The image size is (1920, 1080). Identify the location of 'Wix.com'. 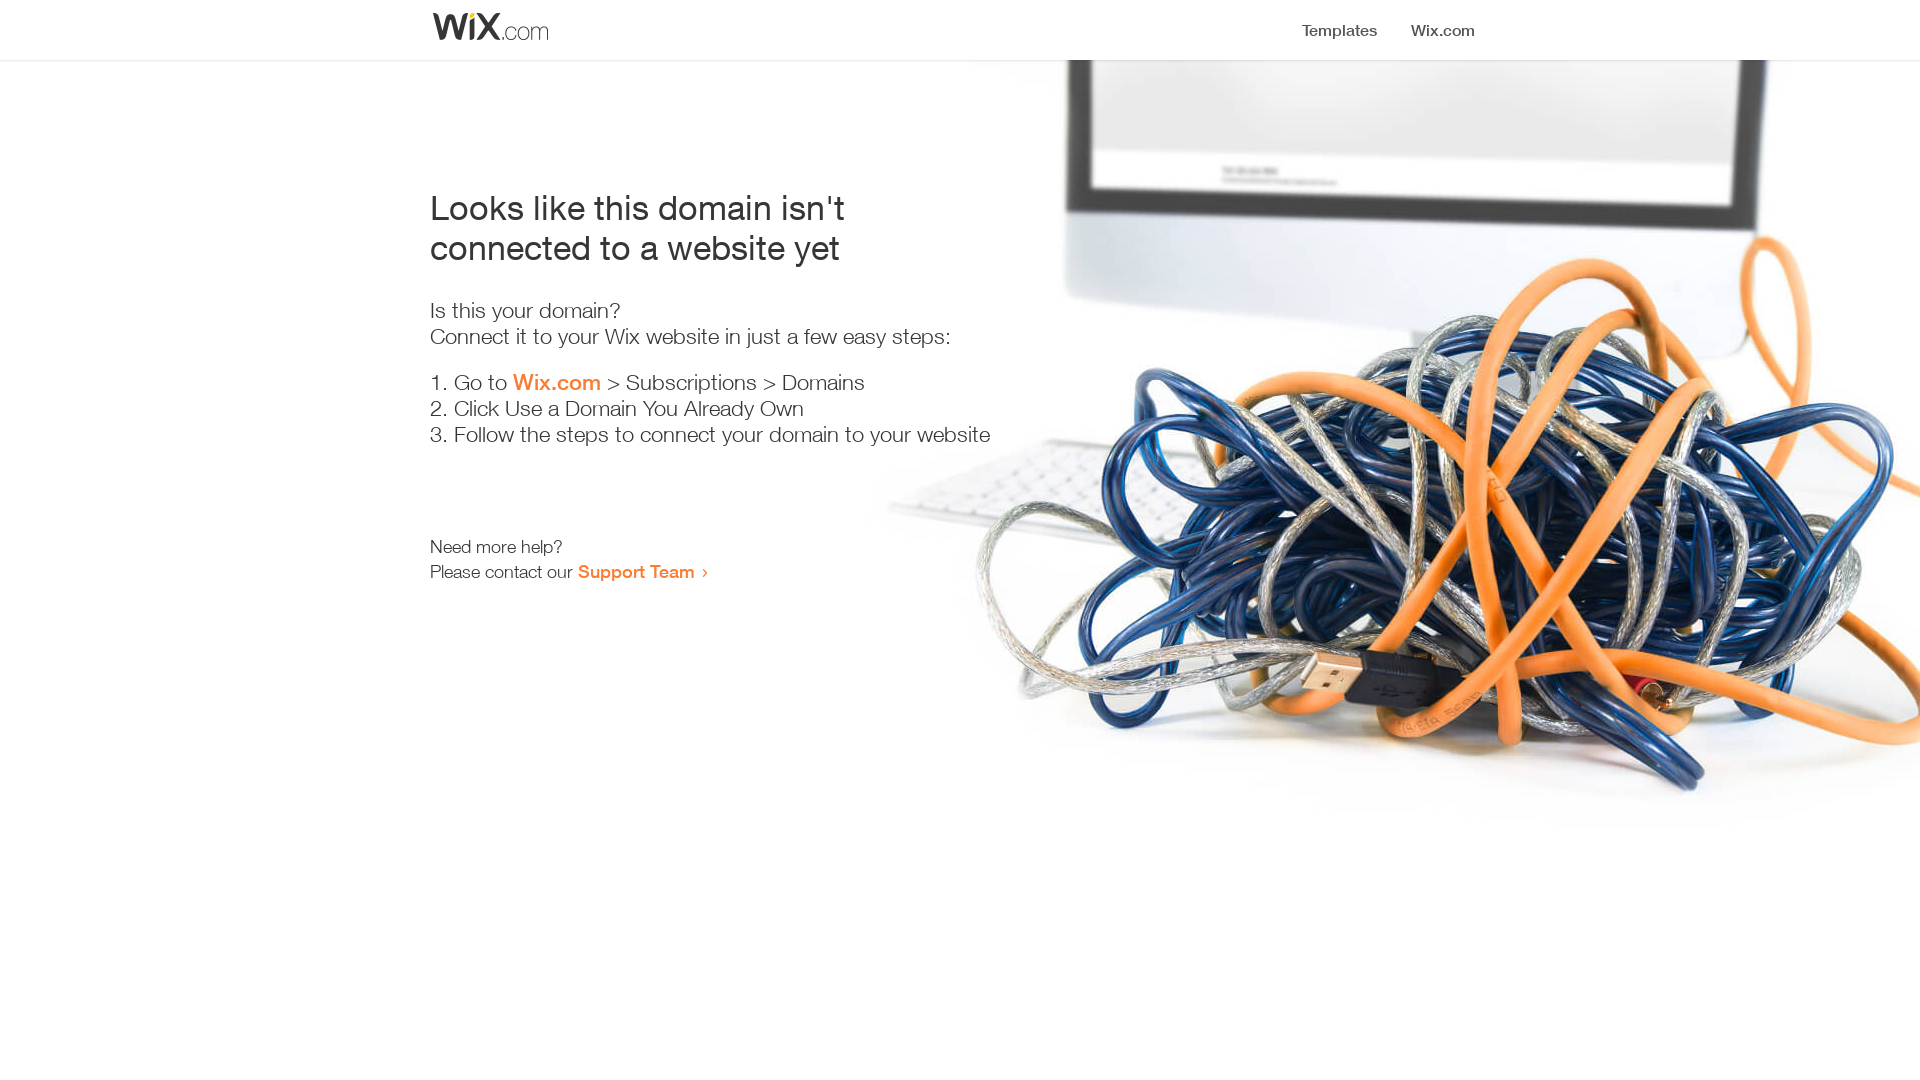
(513, 381).